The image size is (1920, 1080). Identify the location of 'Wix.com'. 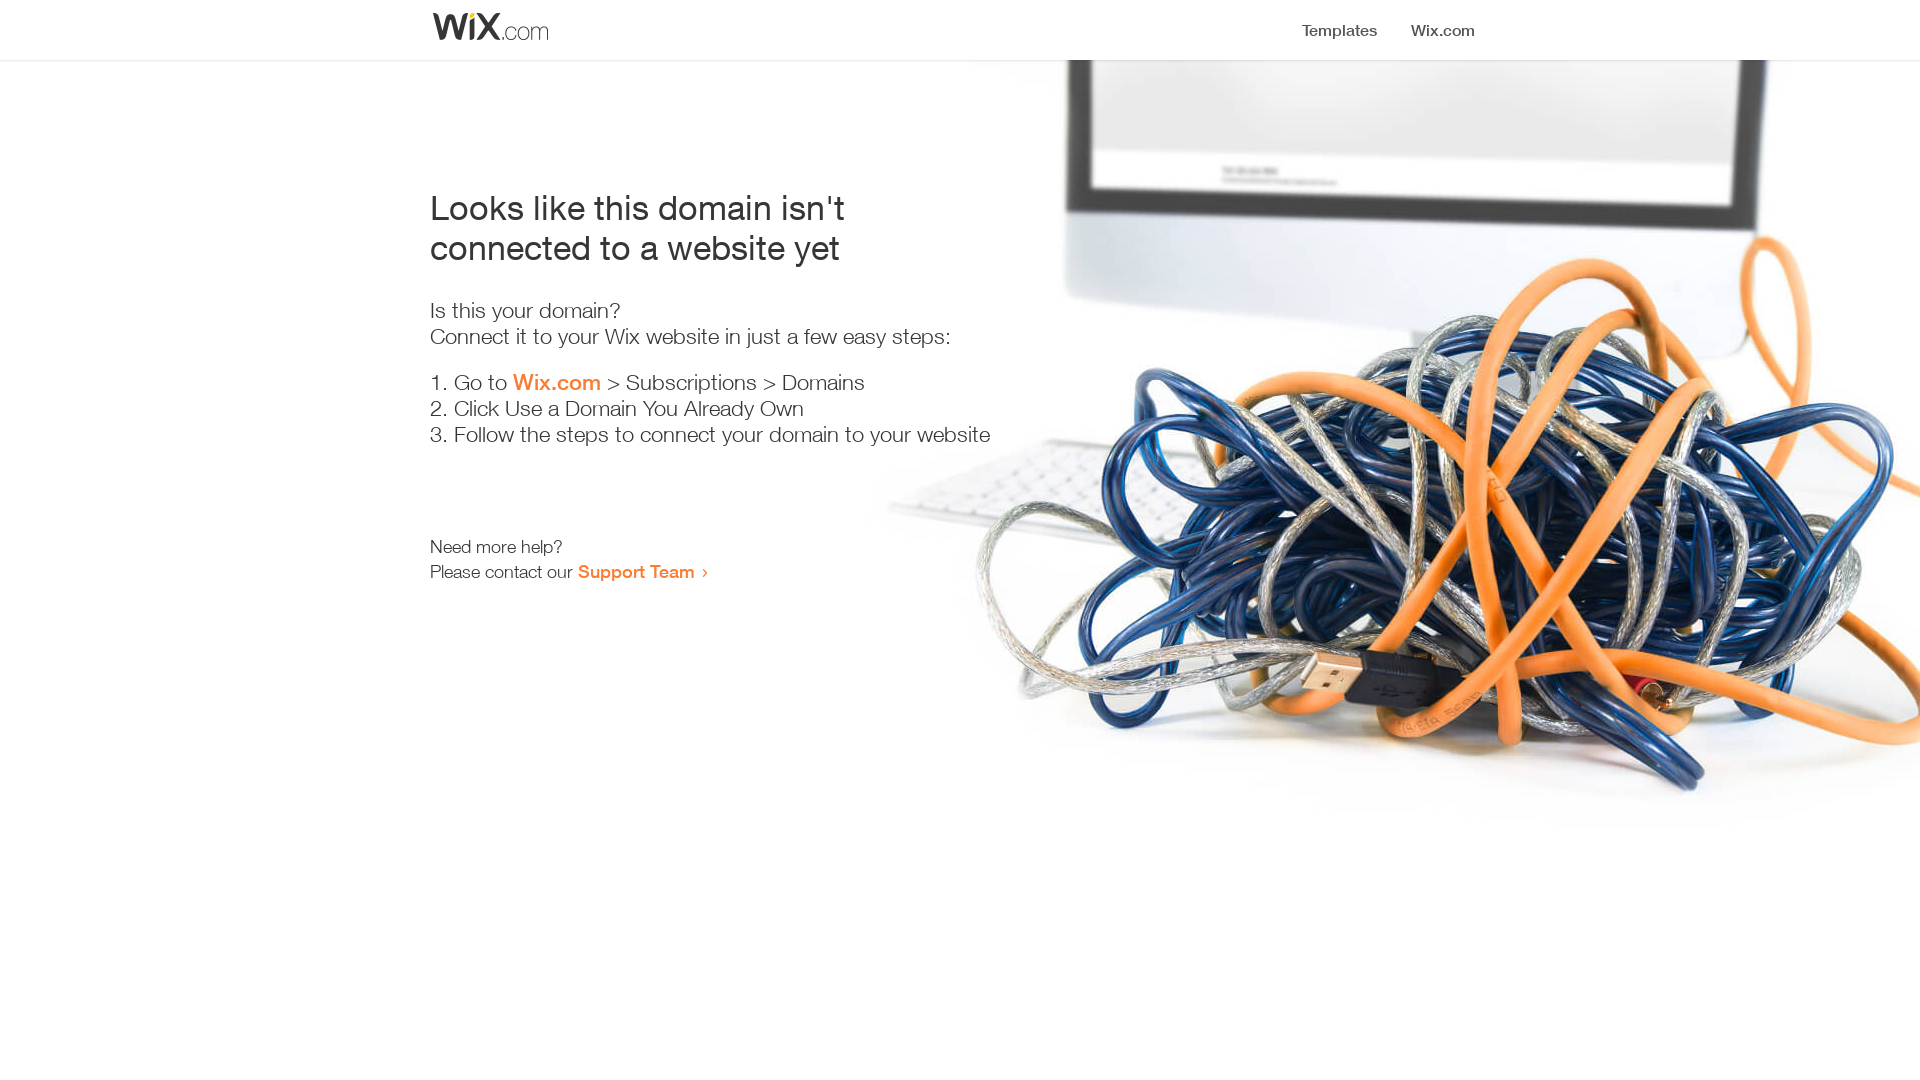
(513, 381).